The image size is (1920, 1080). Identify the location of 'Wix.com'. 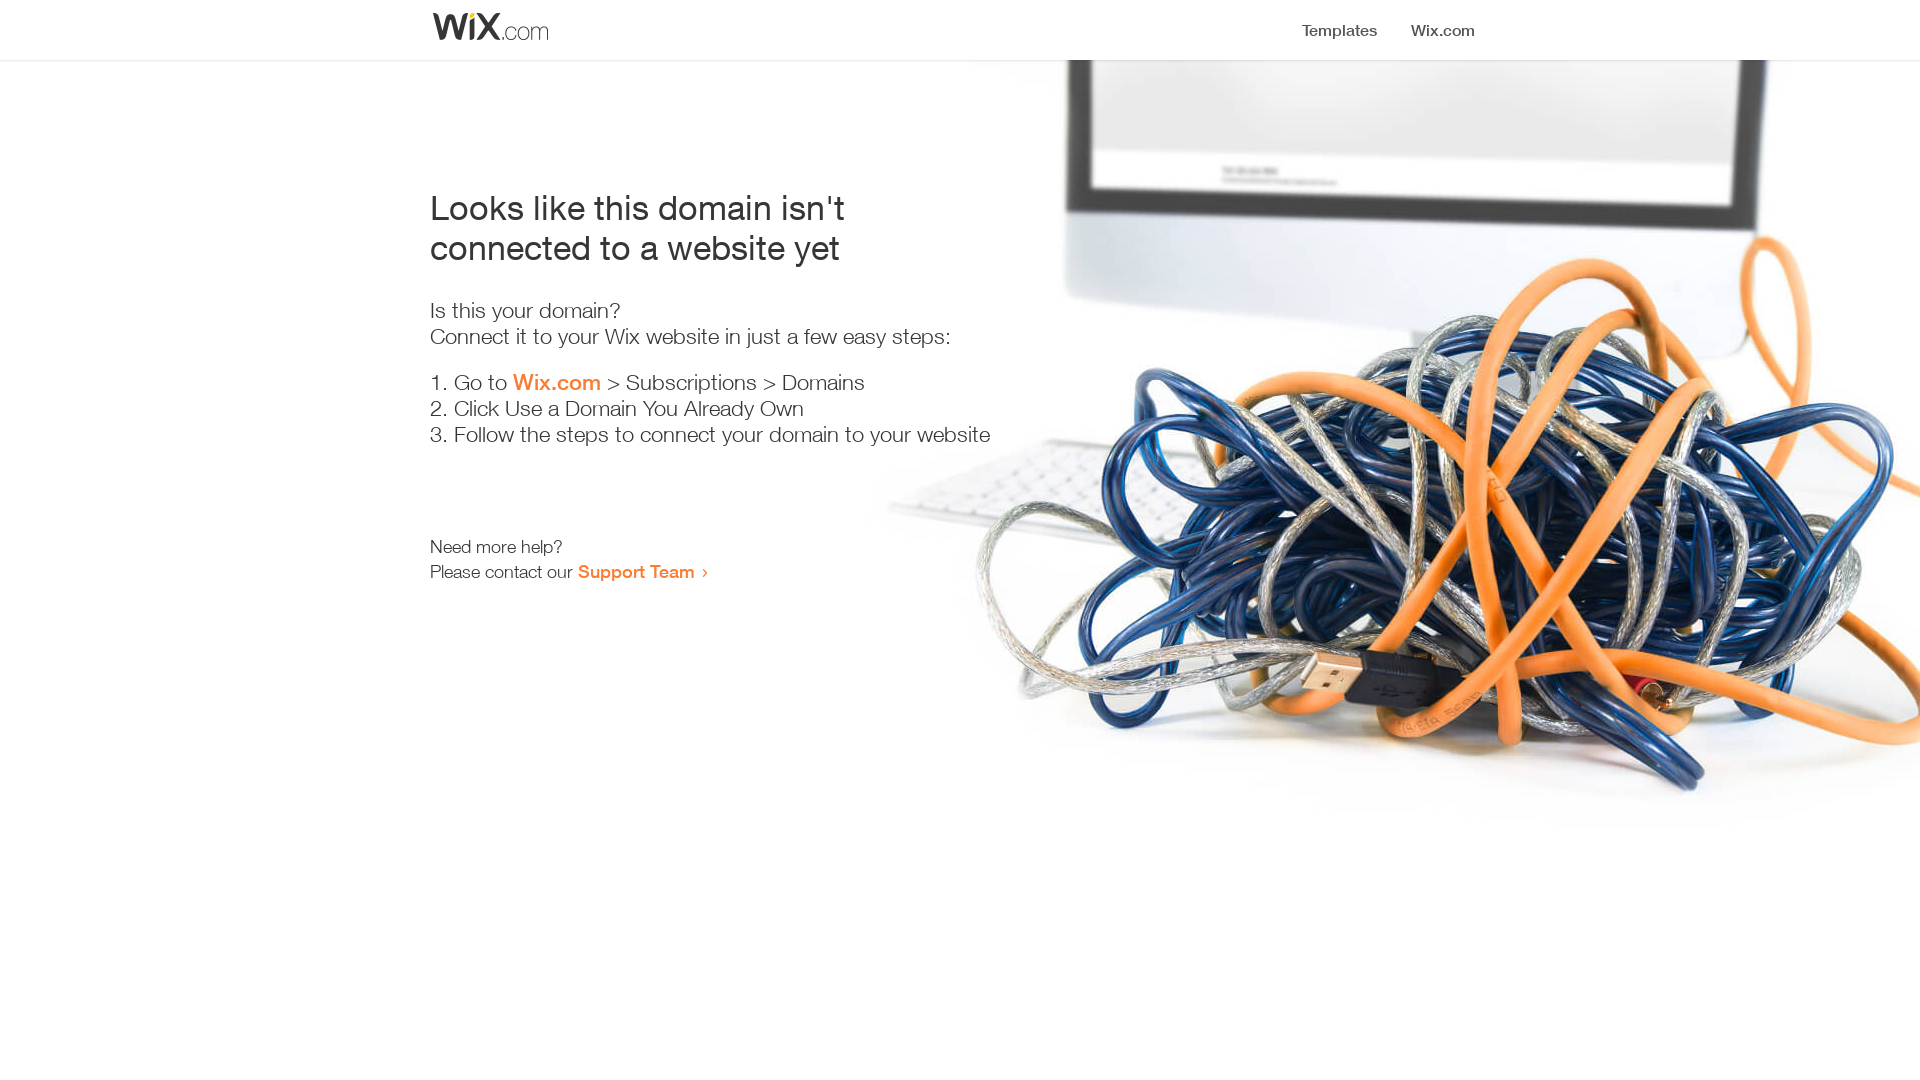
(513, 381).